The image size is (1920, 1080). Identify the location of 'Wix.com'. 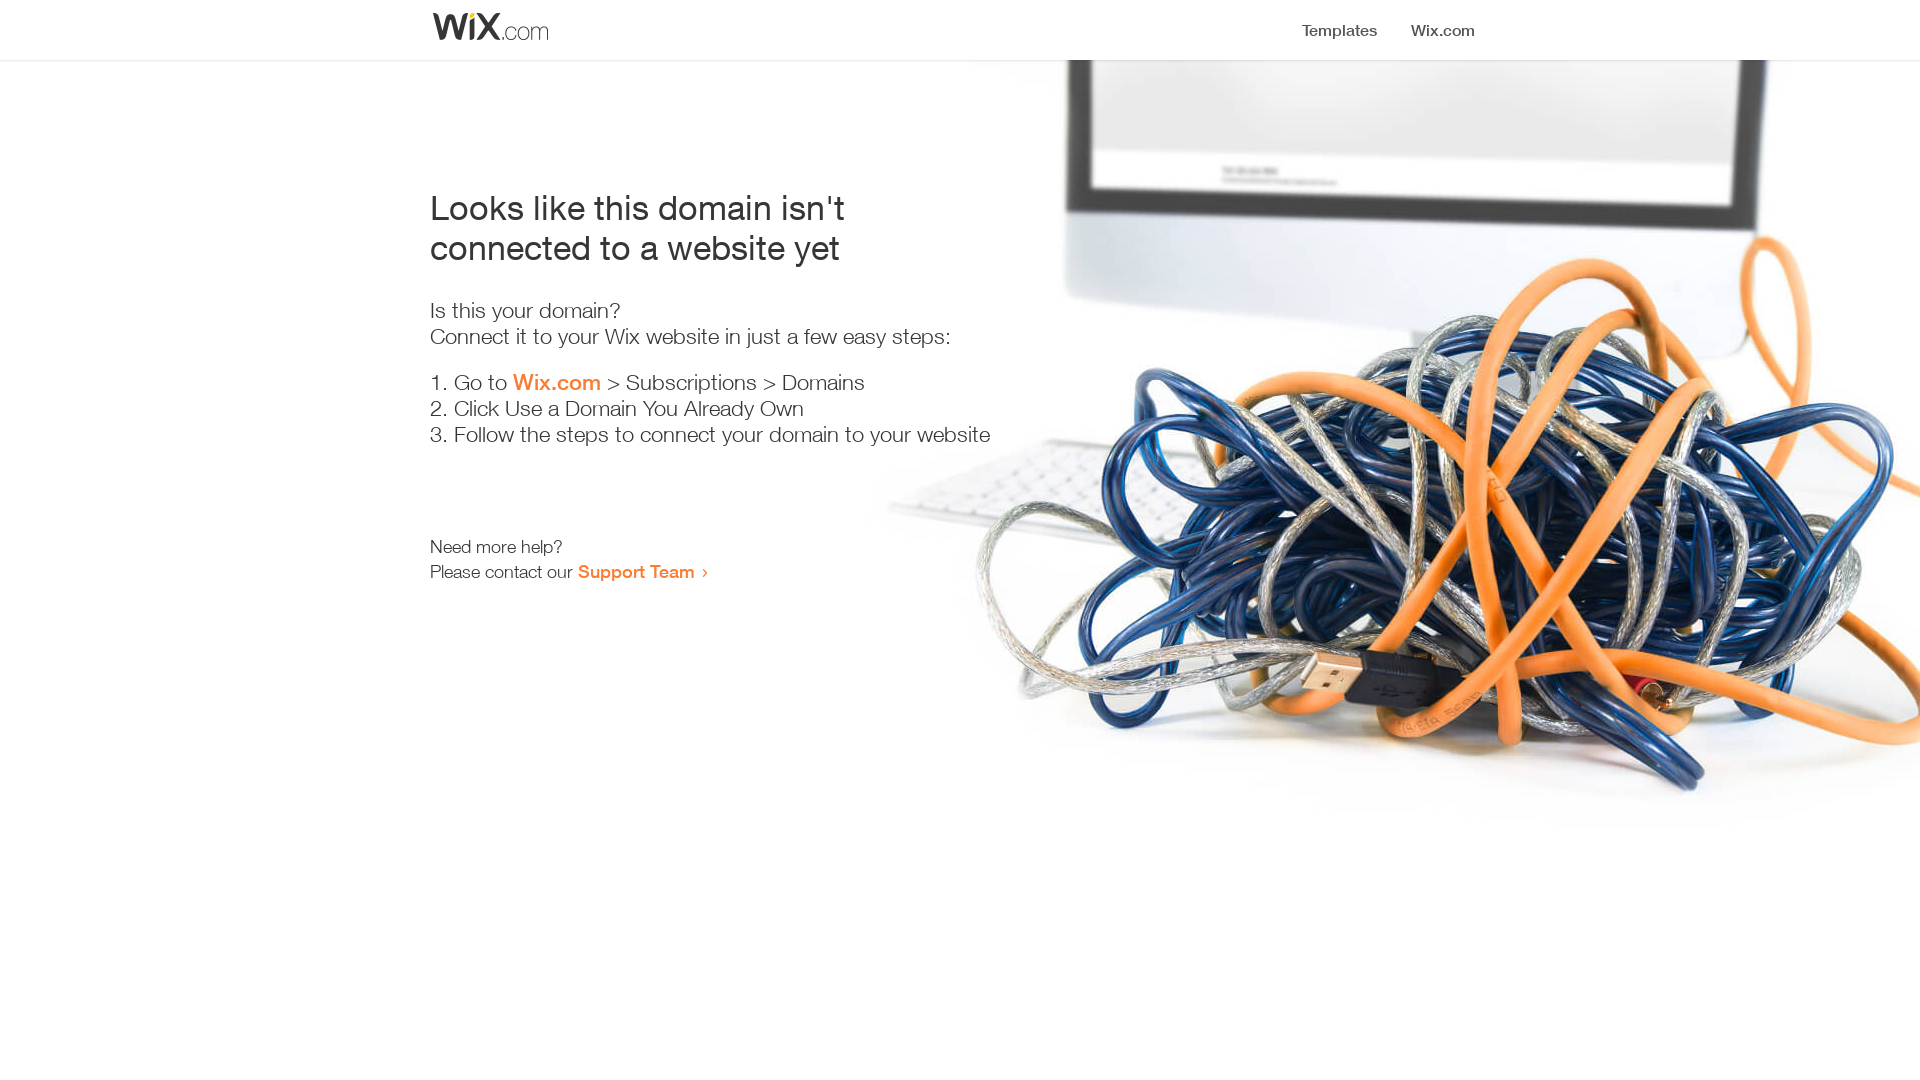
(513, 381).